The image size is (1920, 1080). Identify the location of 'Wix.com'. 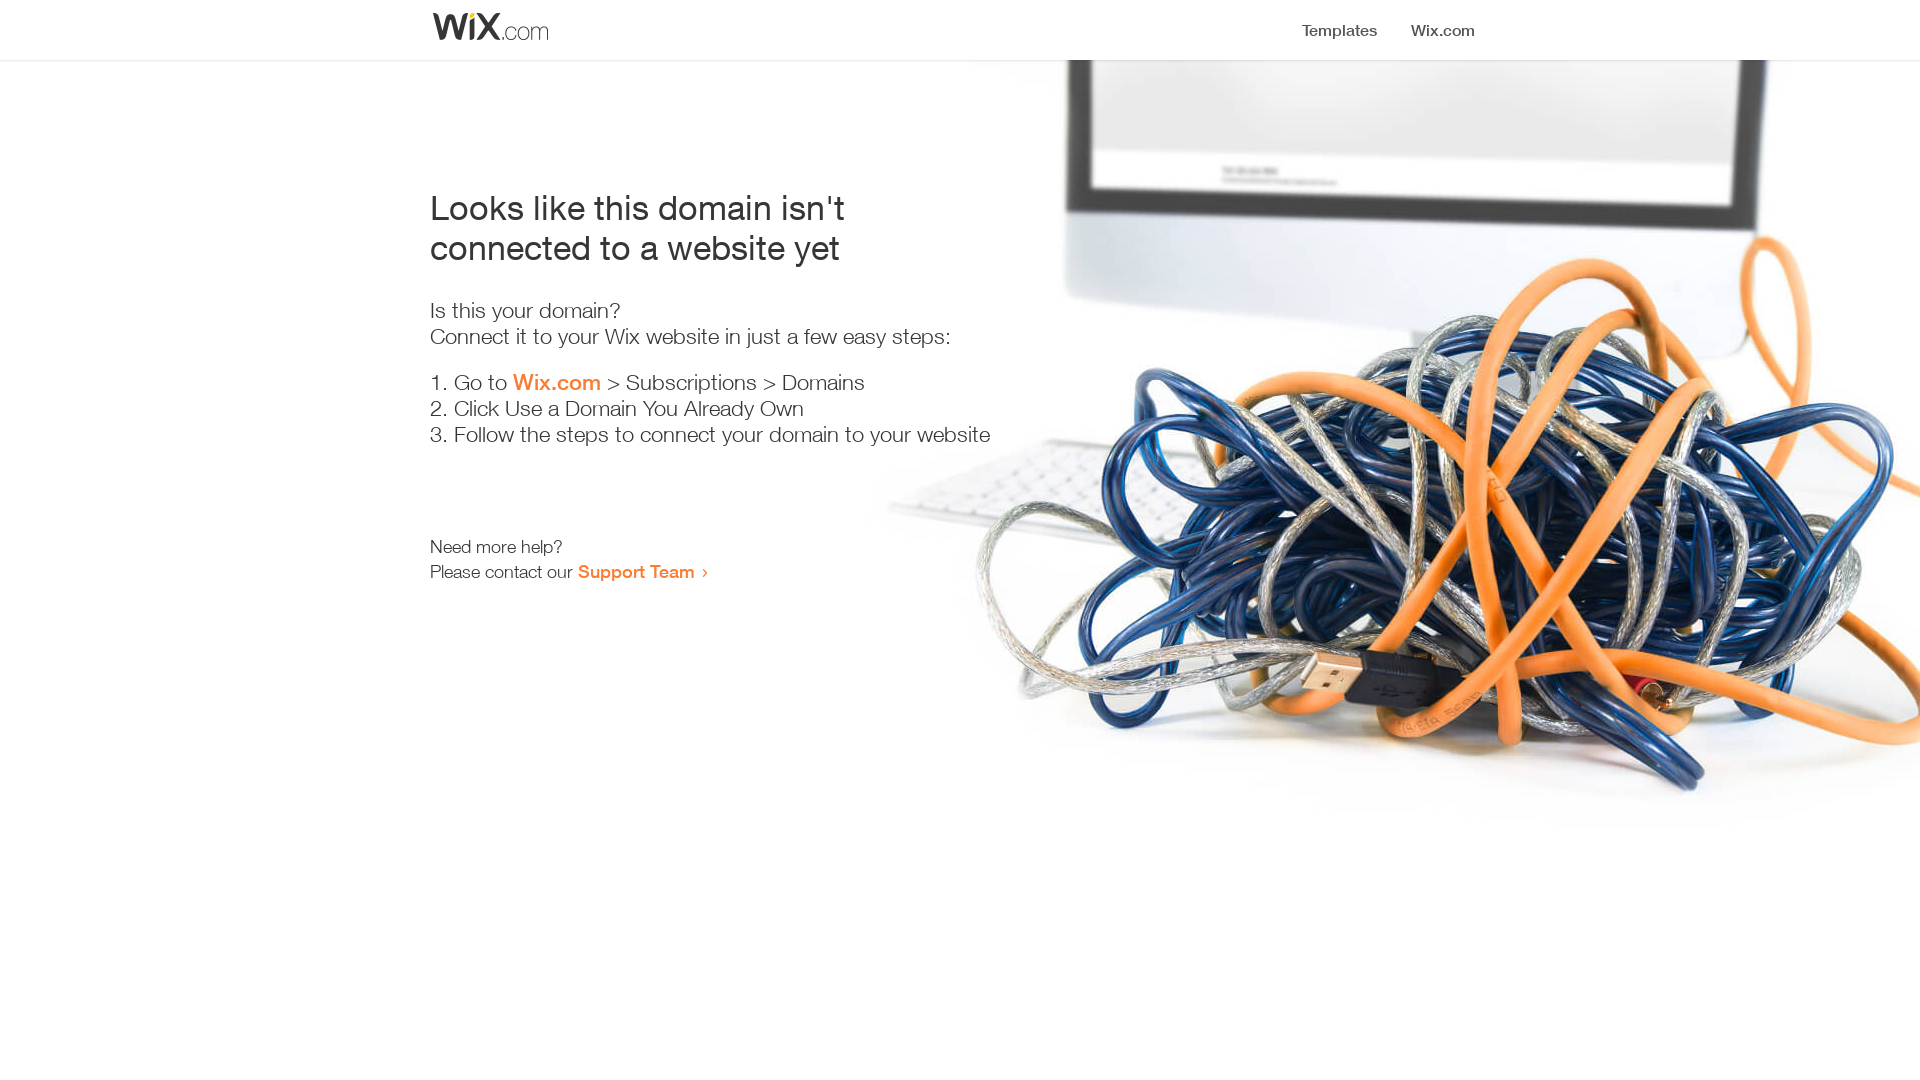
(513, 381).